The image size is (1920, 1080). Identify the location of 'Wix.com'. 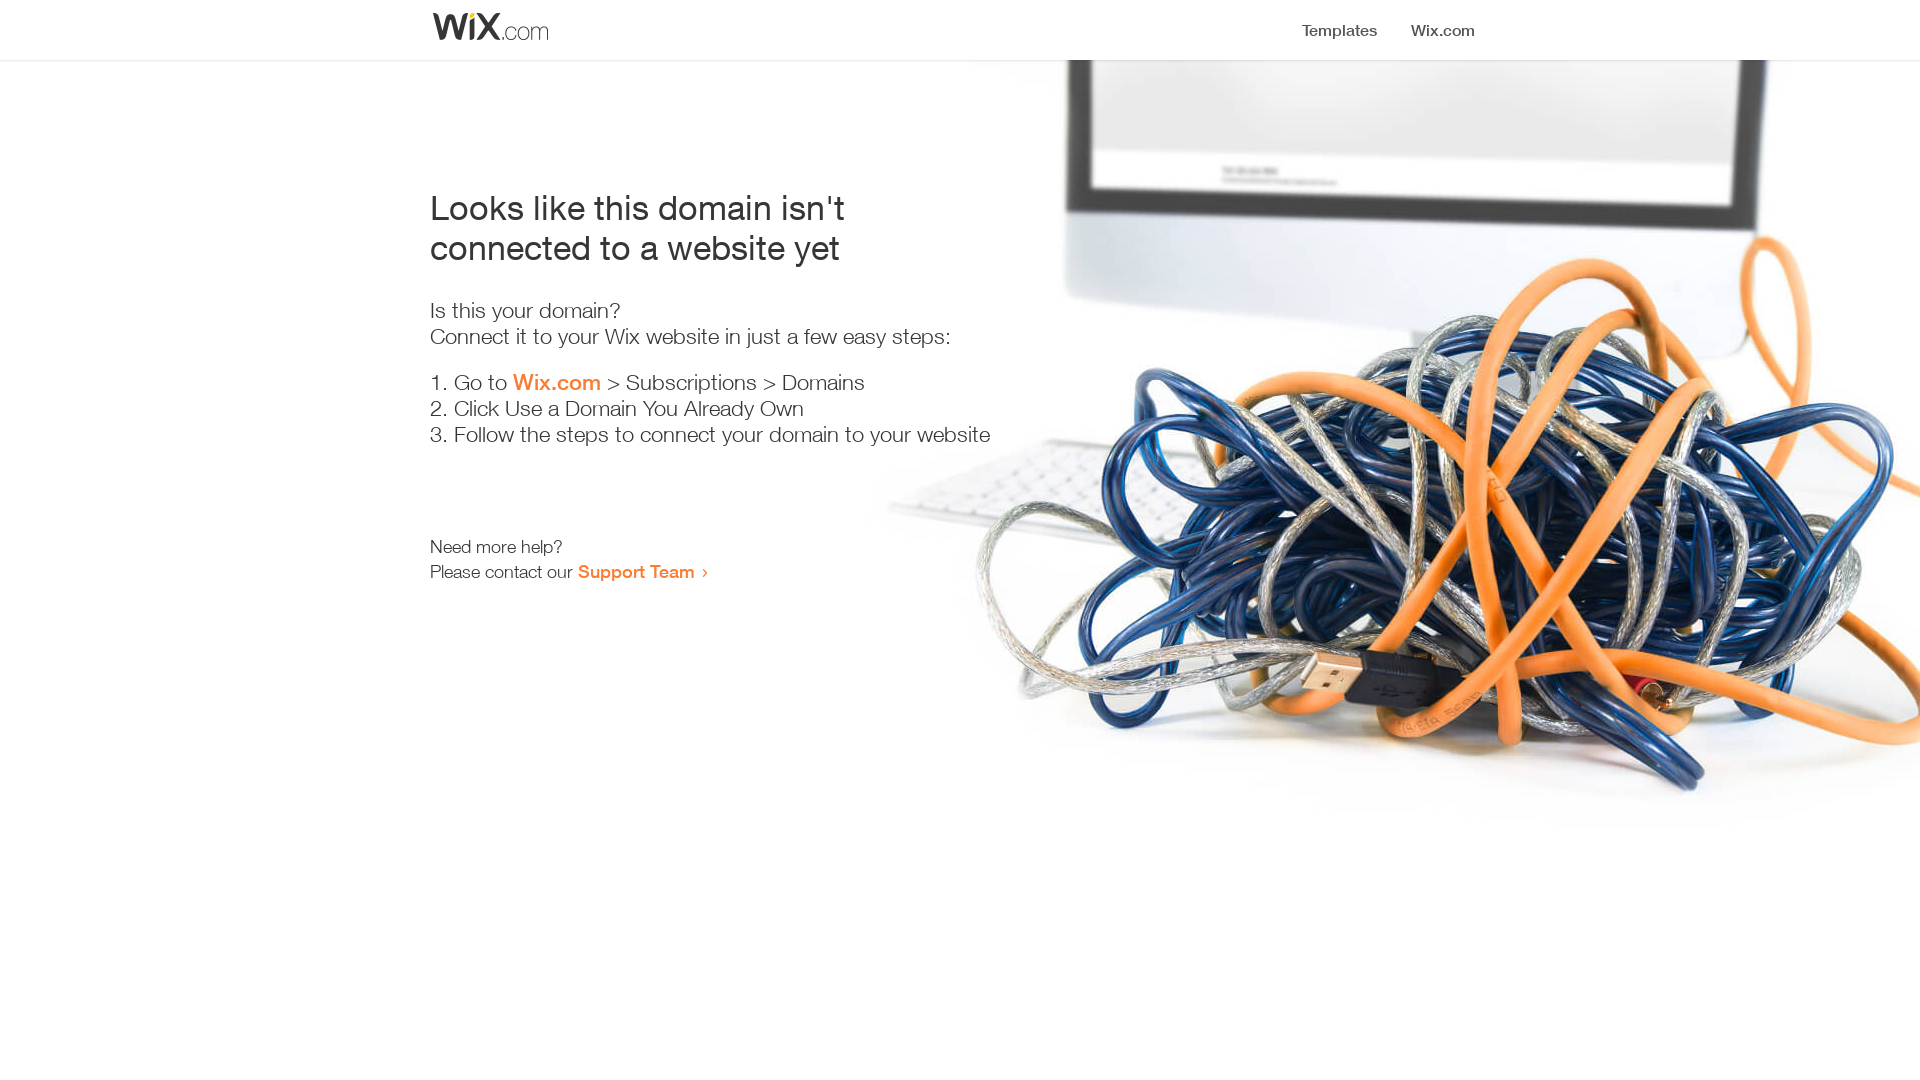
(513, 381).